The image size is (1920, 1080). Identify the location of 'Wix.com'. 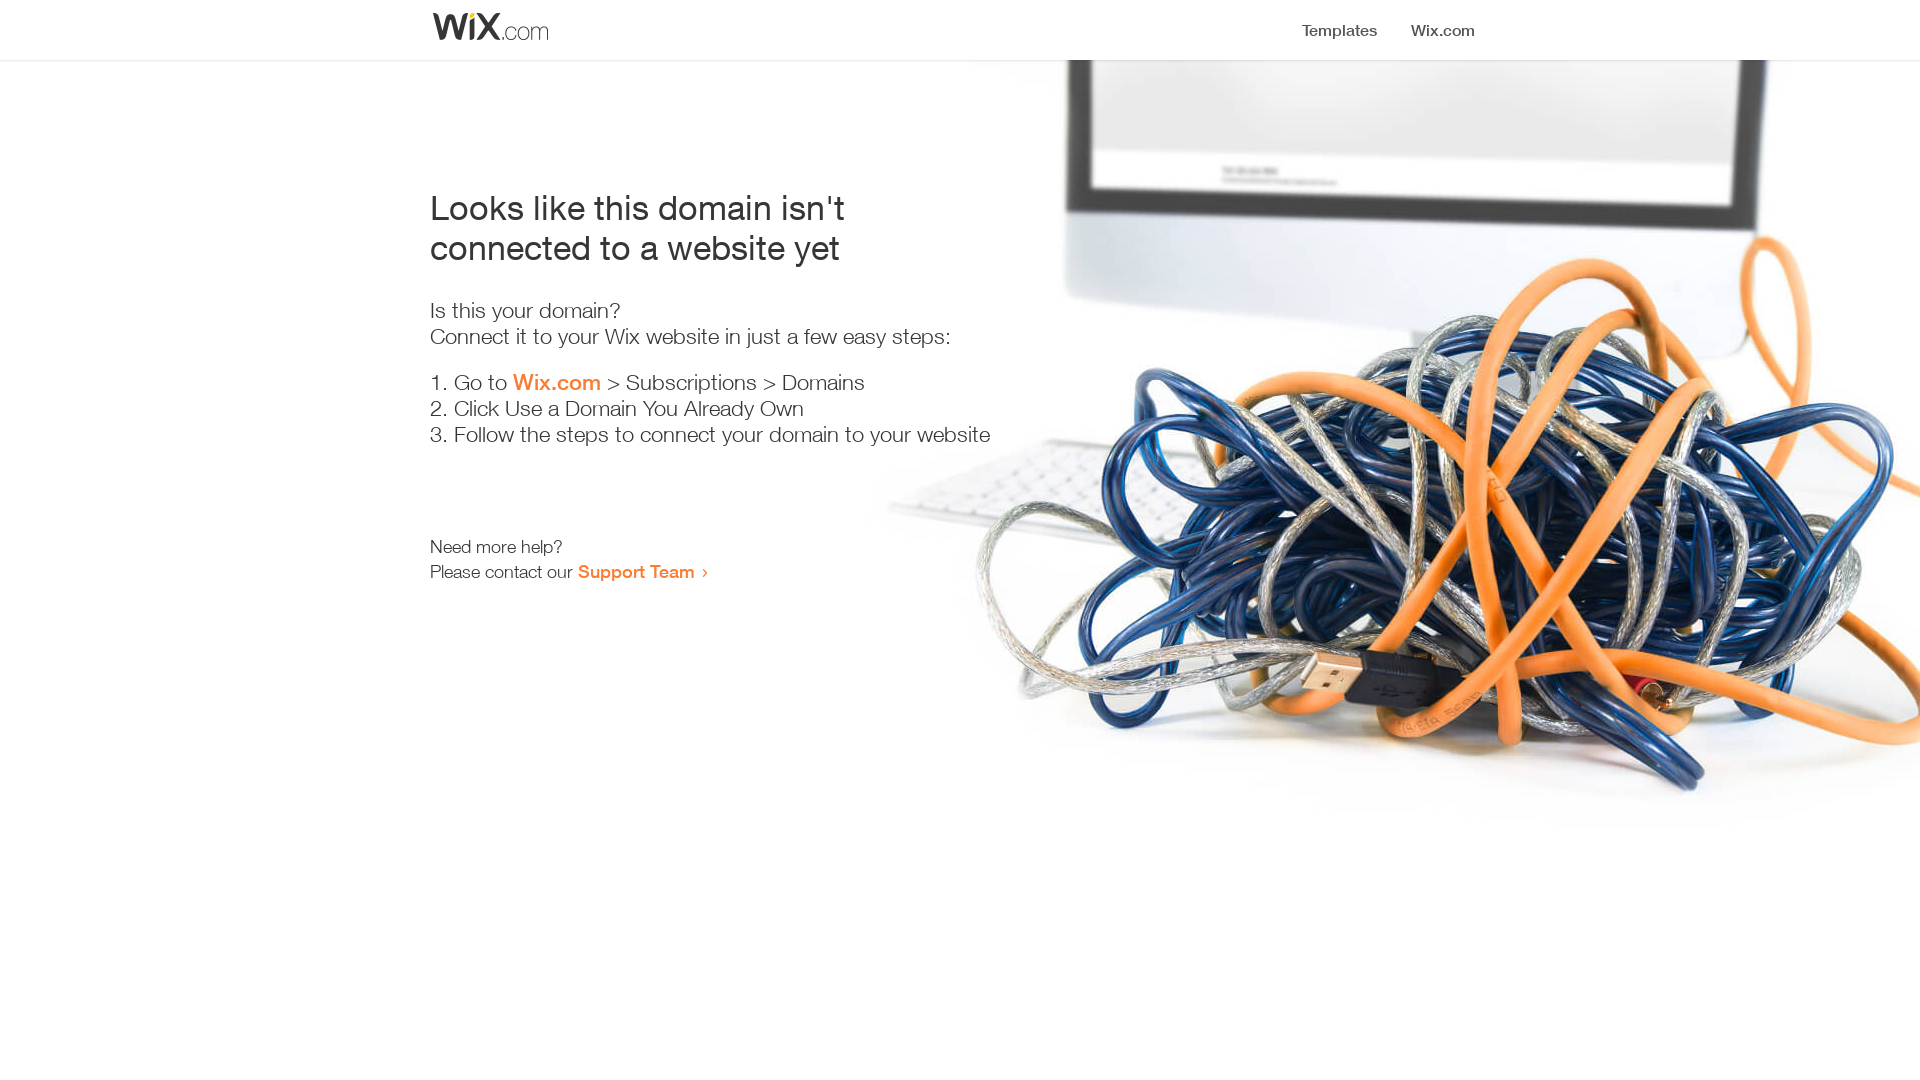
(513, 381).